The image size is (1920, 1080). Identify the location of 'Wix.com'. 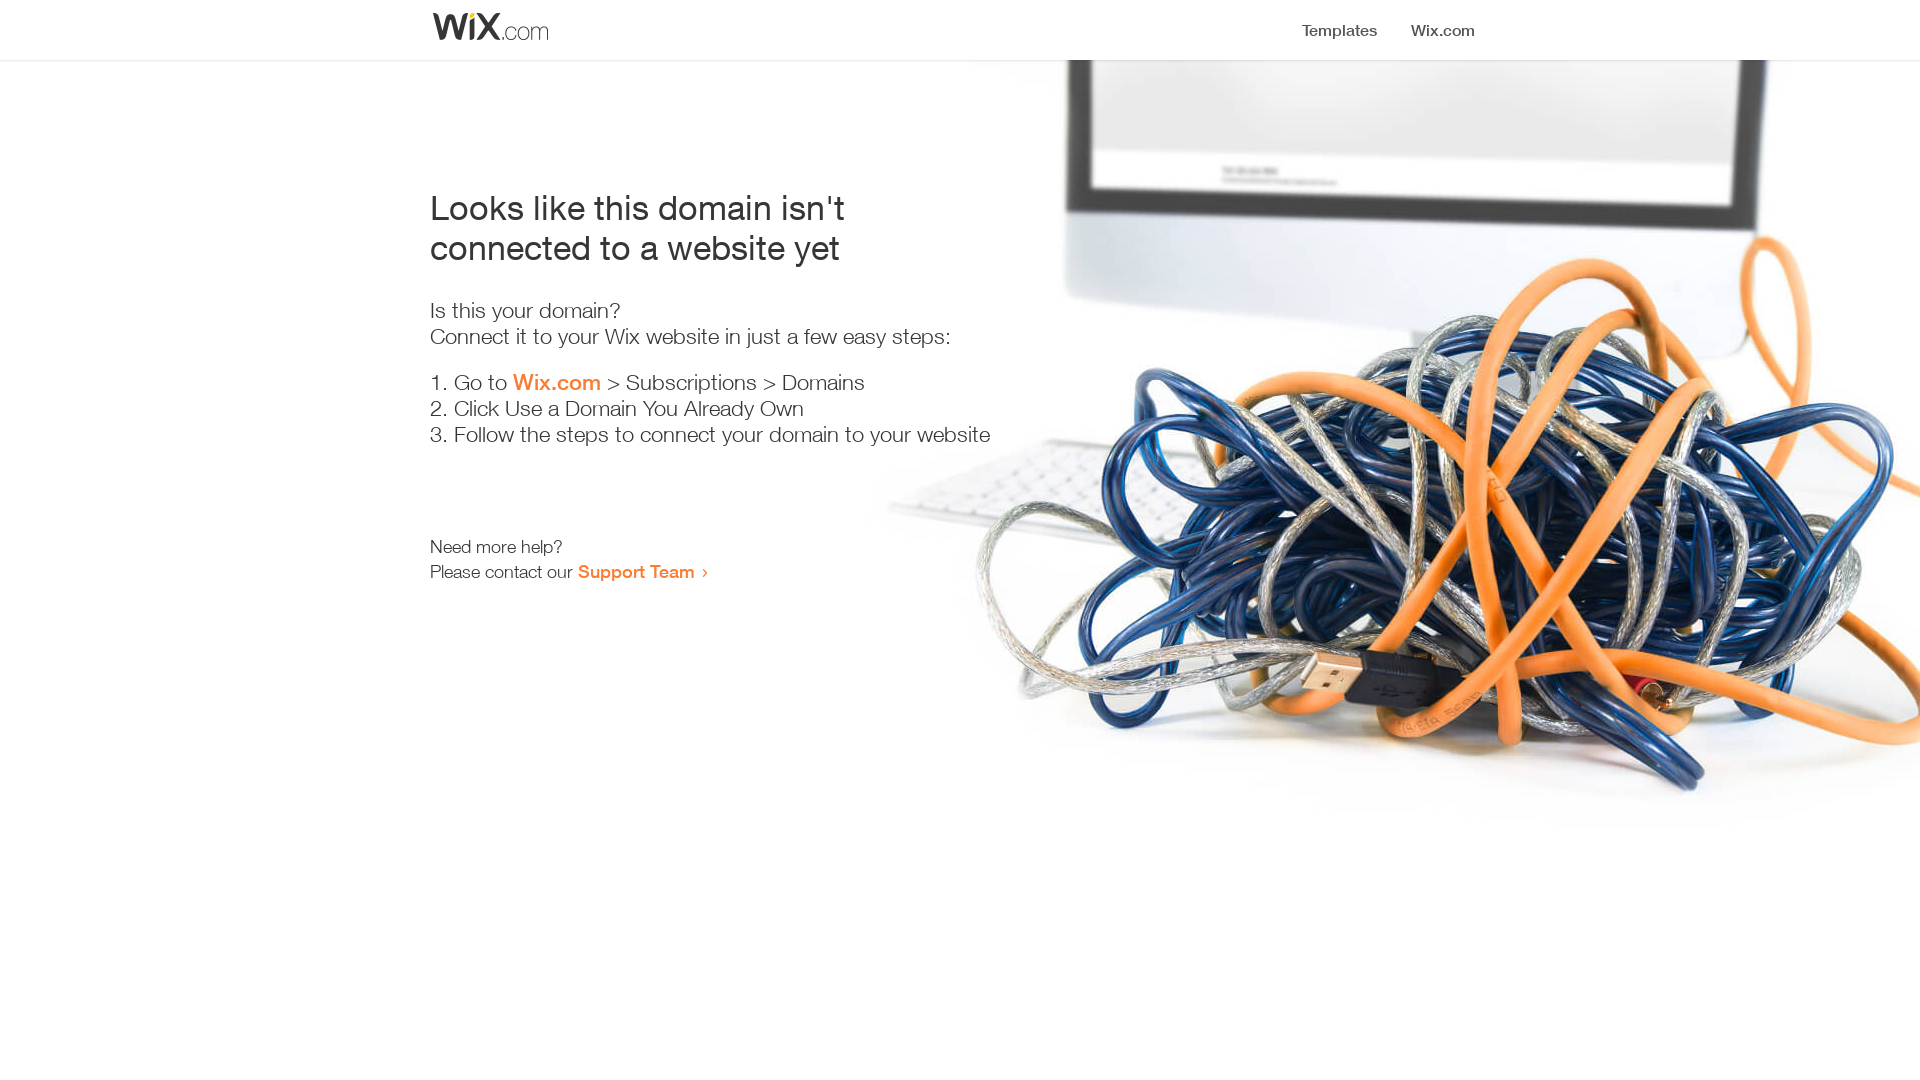
(513, 381).